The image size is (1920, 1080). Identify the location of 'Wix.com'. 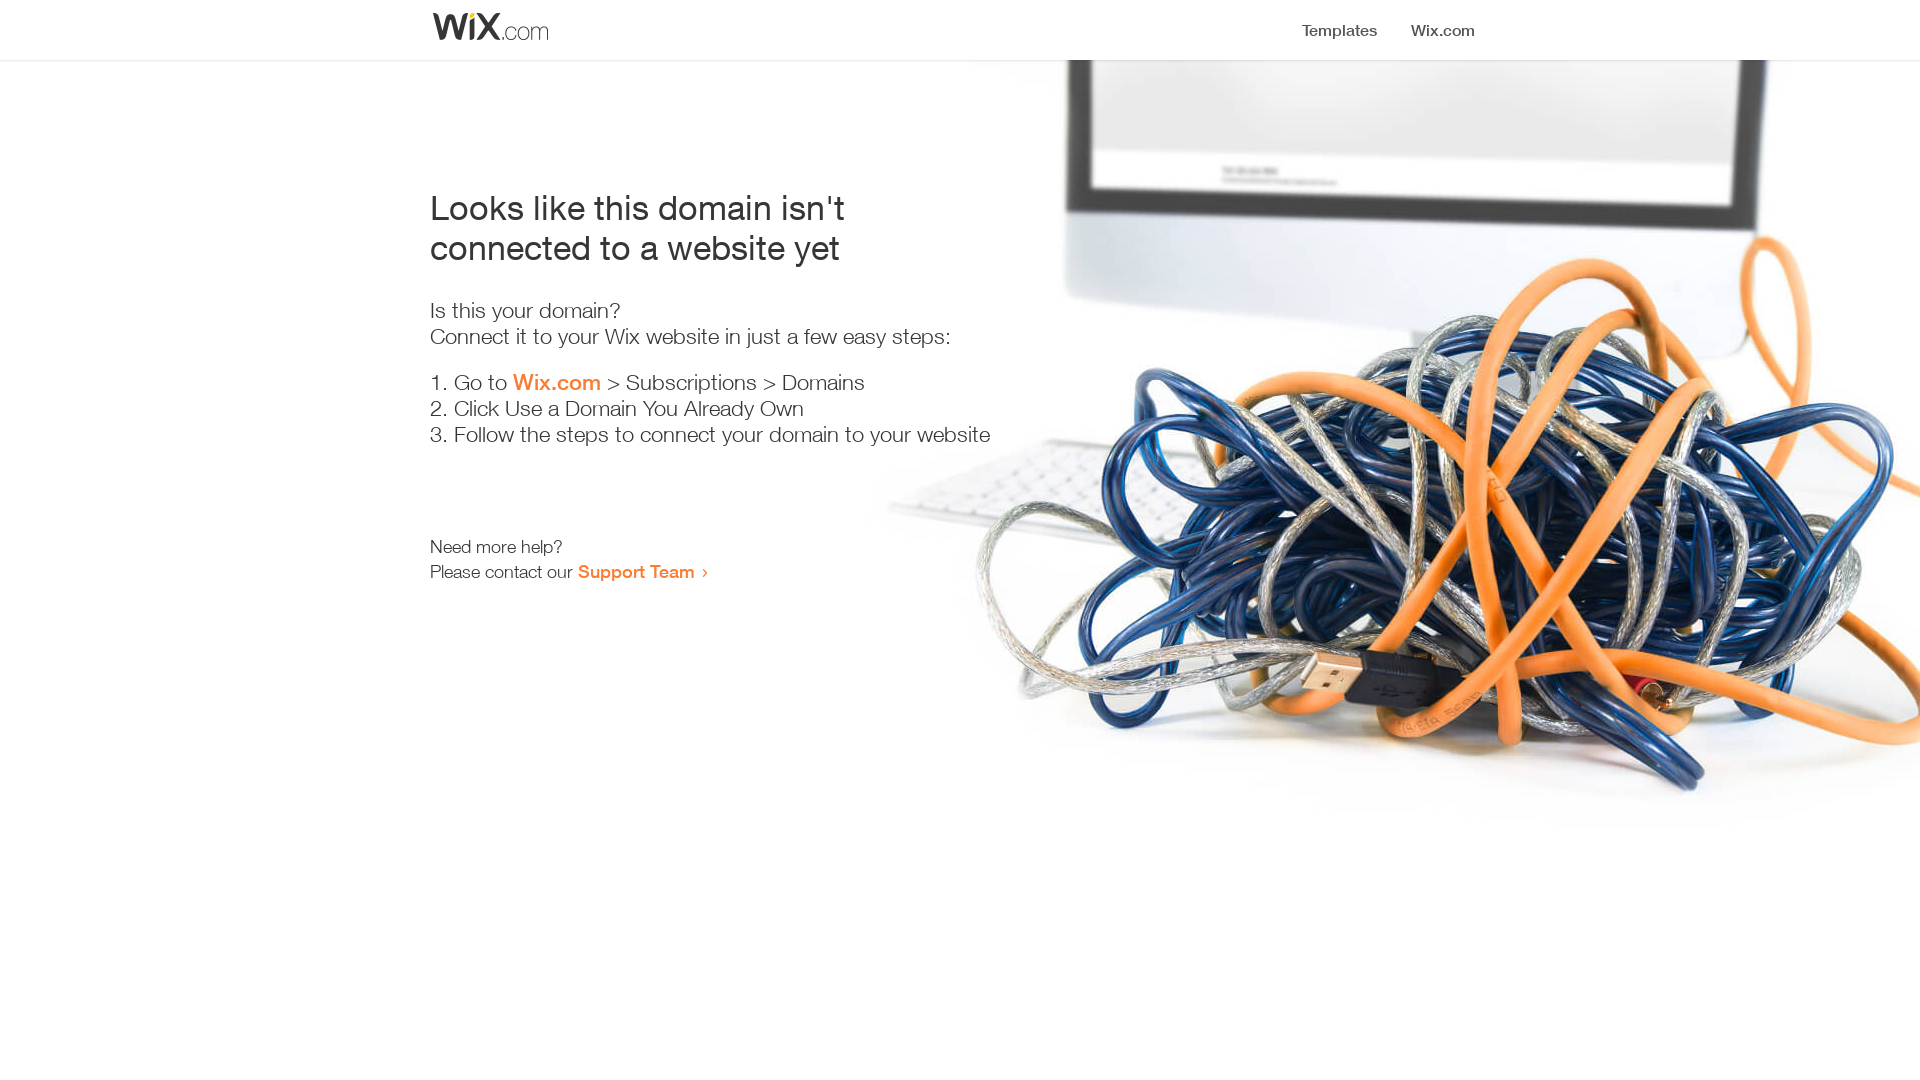
(513, 381).